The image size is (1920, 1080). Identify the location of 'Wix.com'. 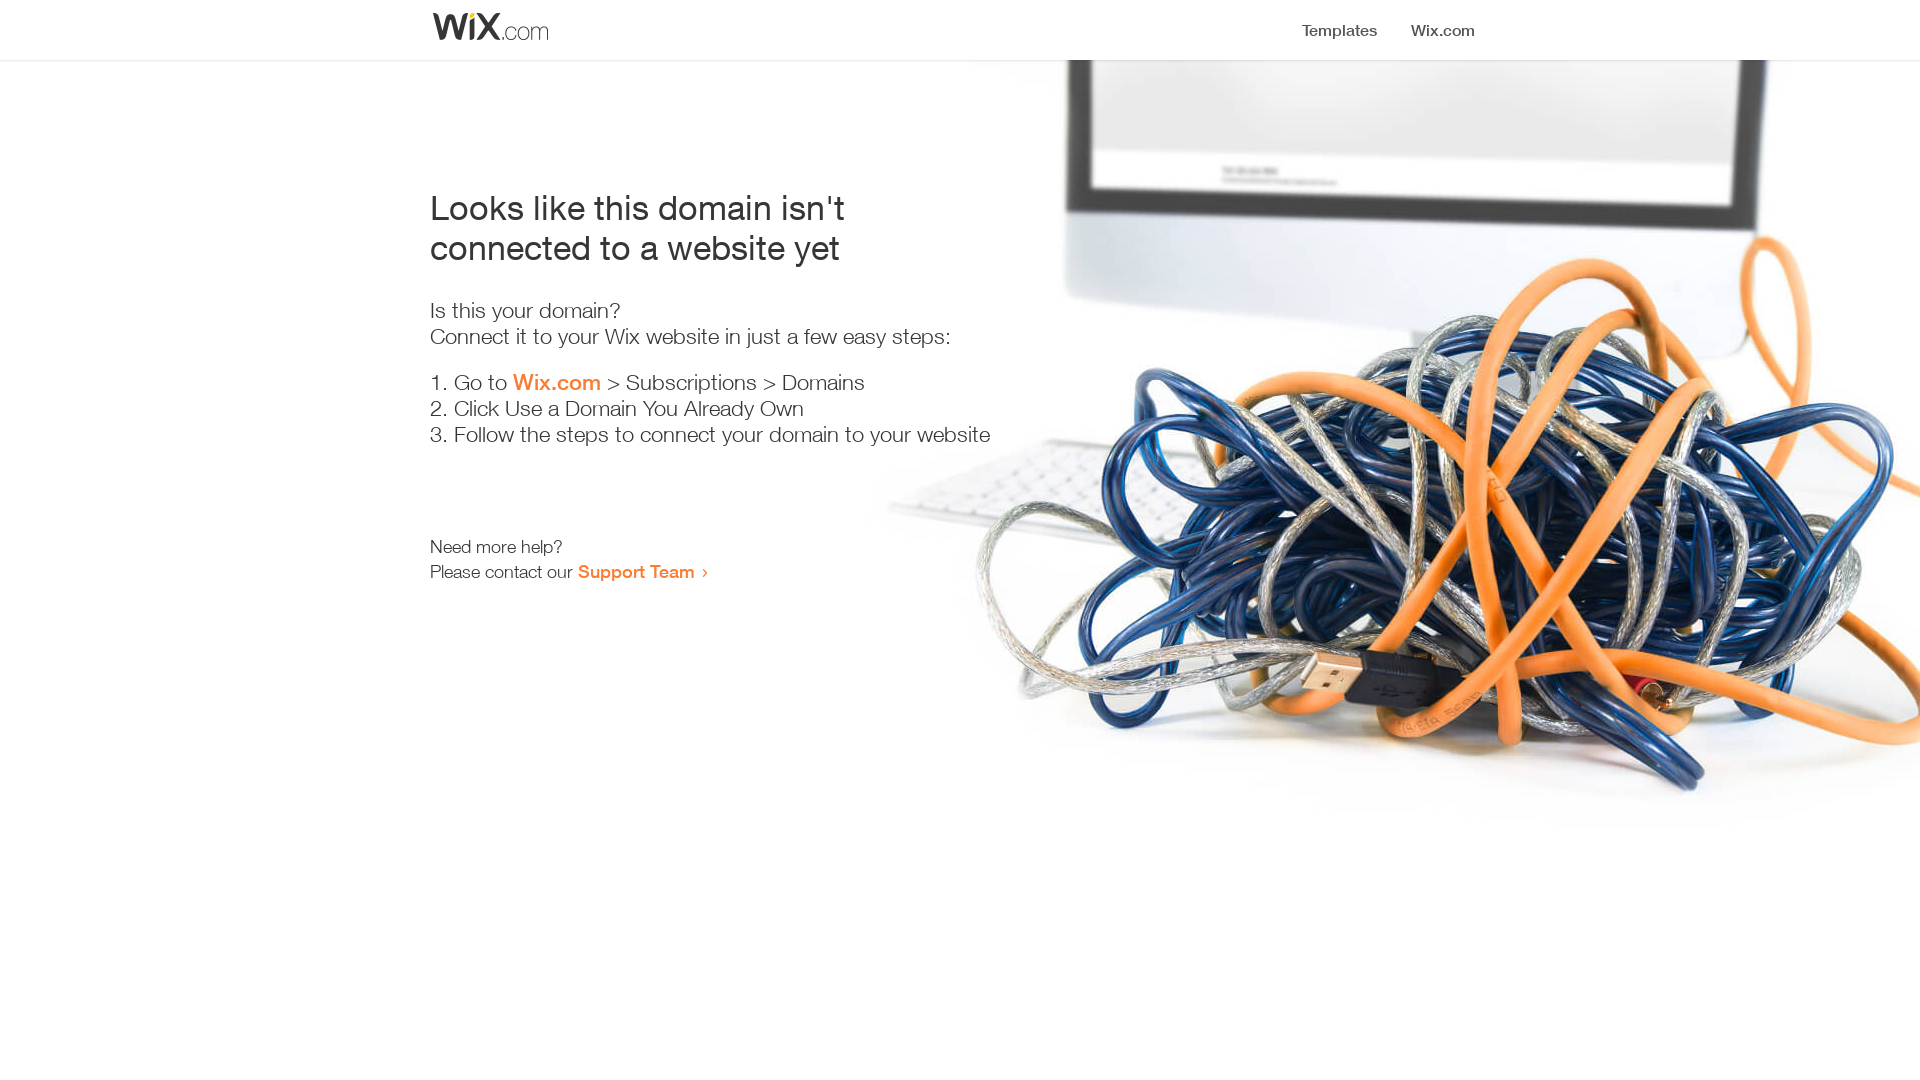
(513, 381).